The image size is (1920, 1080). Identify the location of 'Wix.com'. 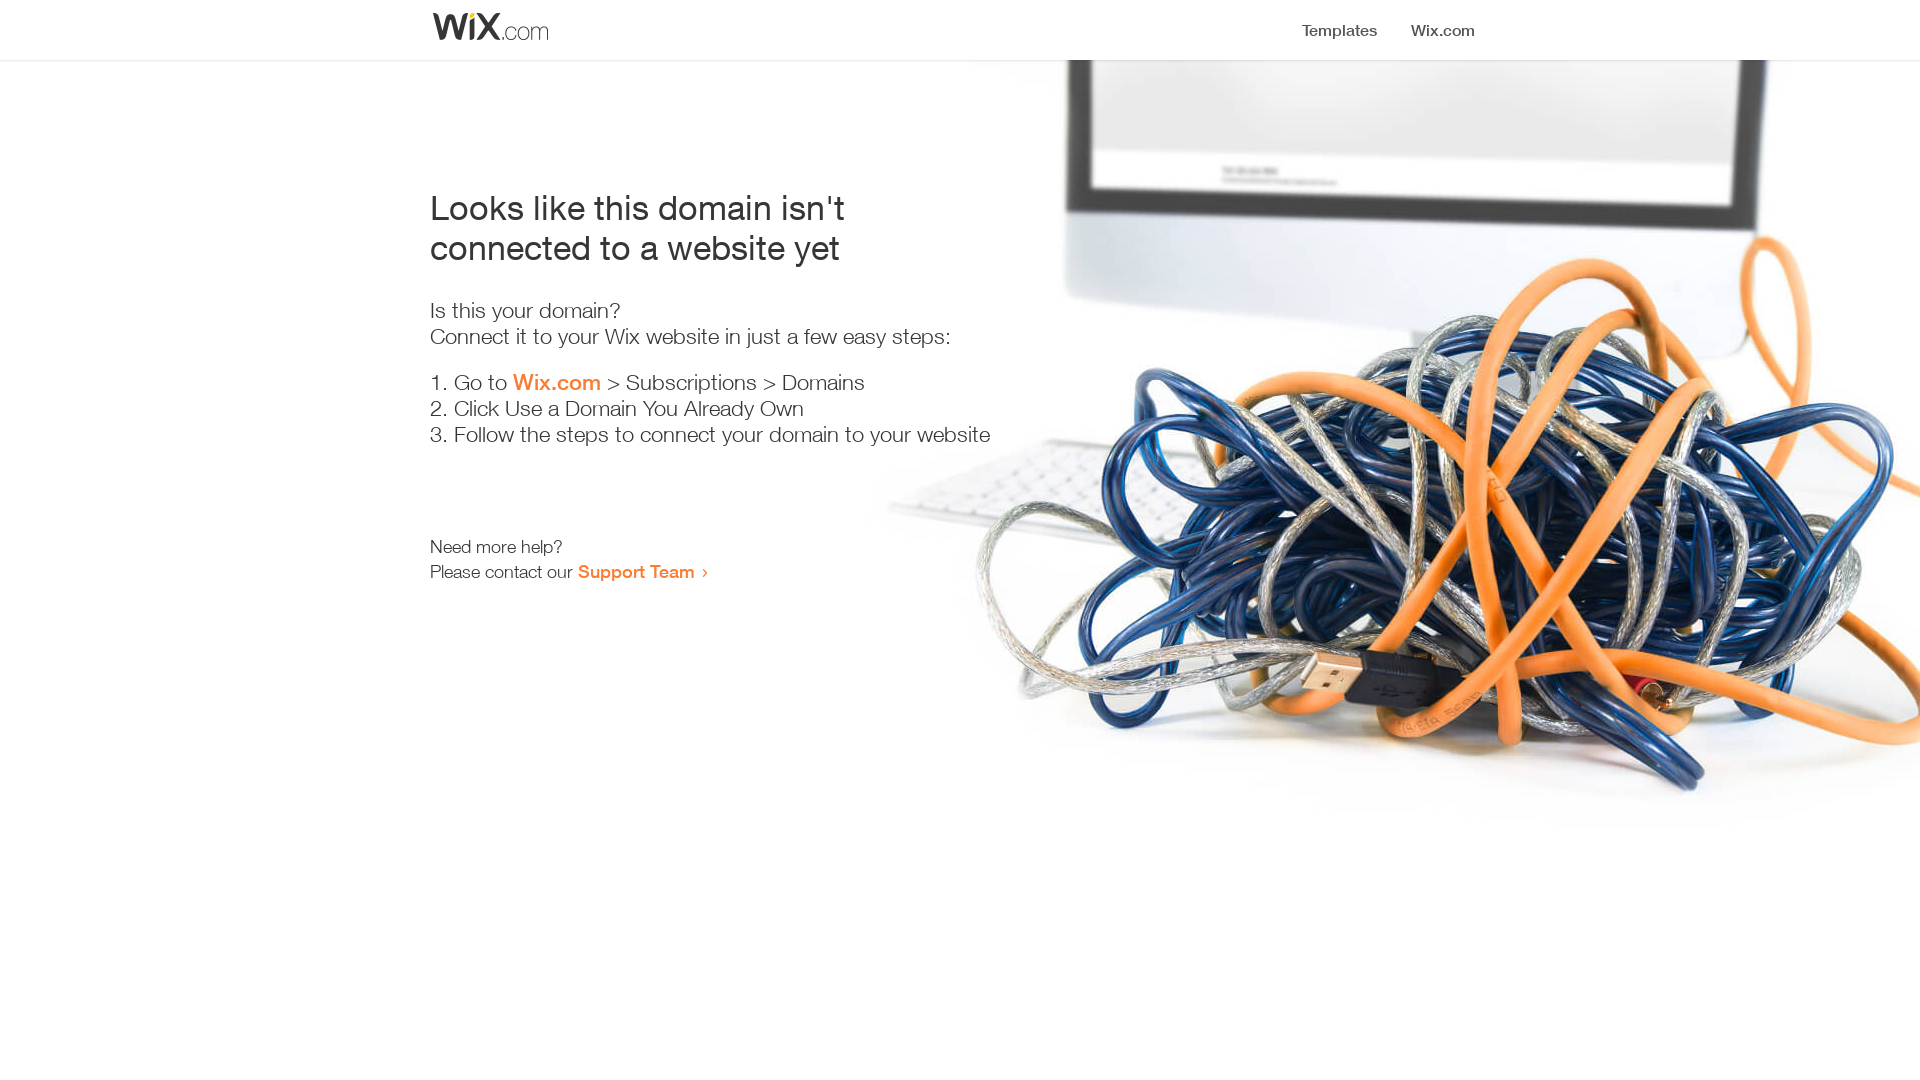
(513, 381).